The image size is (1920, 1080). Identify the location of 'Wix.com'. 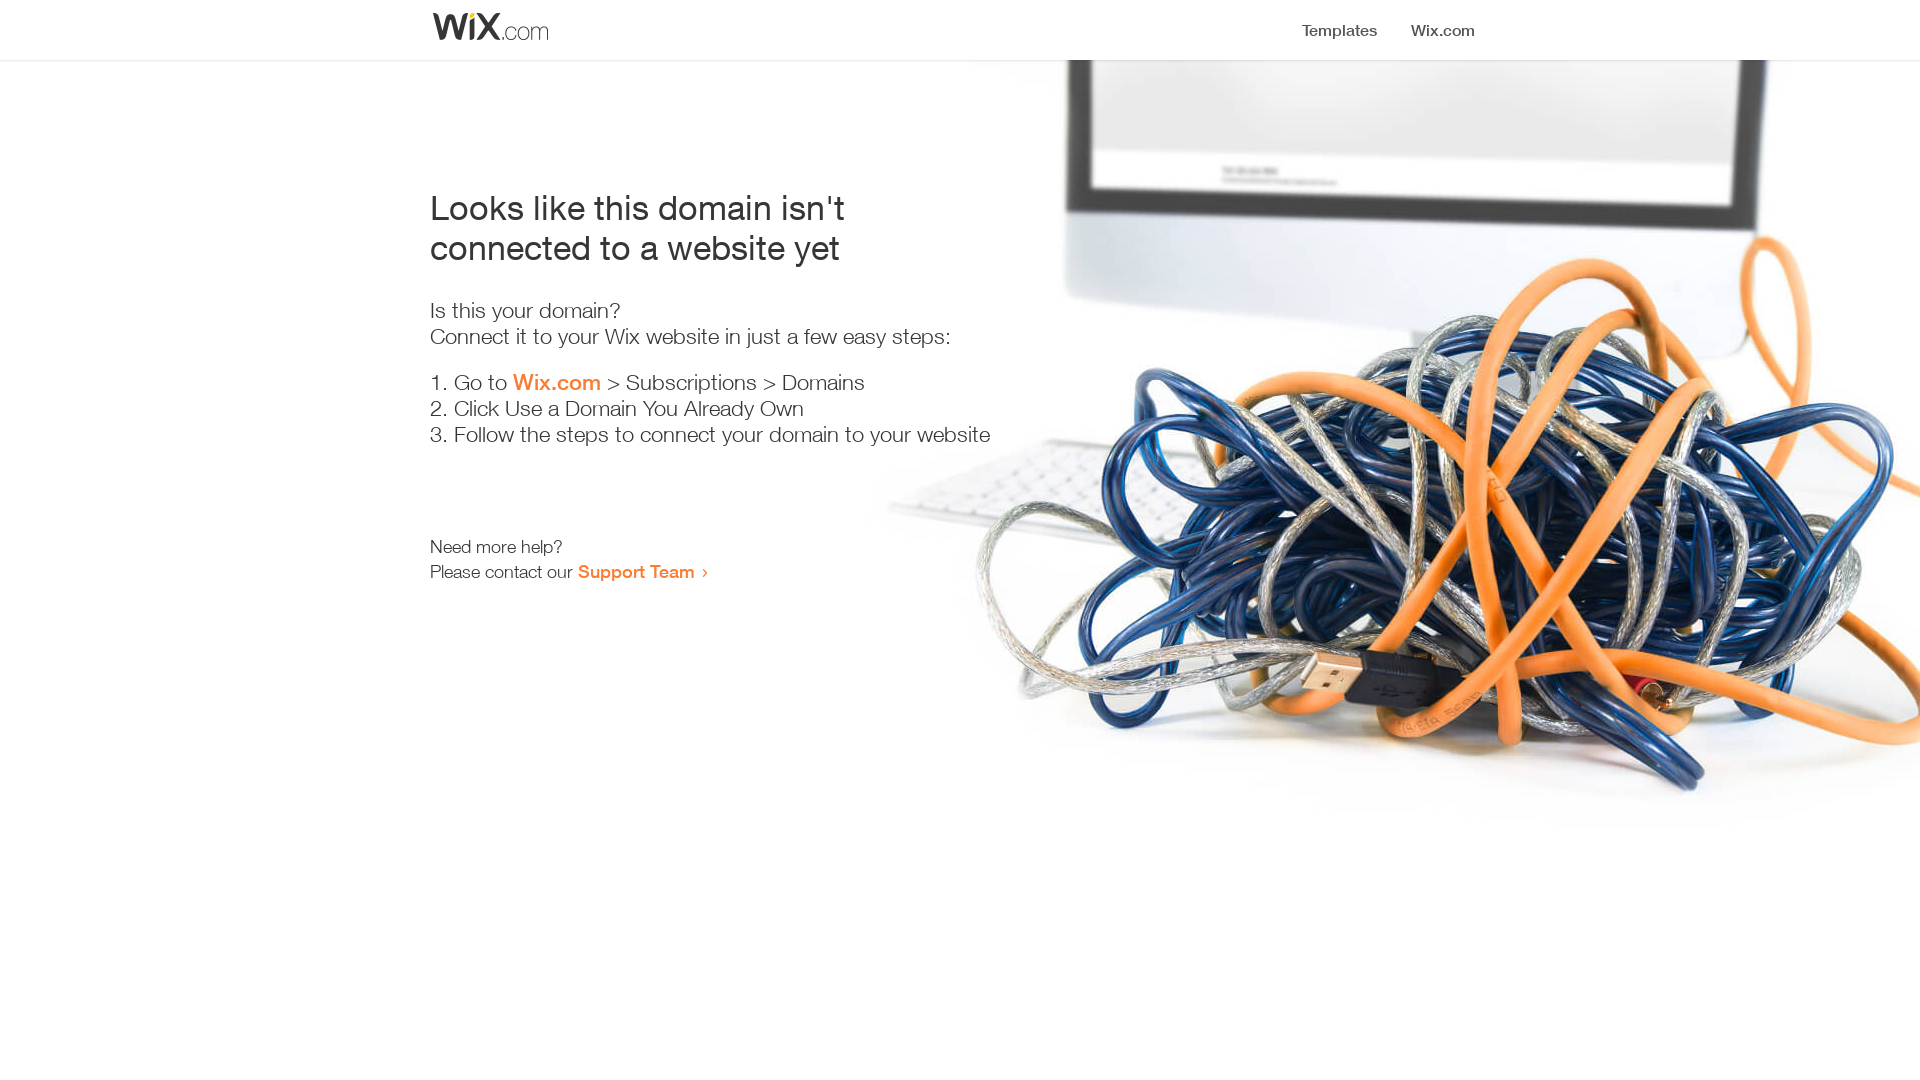
(513, 381).